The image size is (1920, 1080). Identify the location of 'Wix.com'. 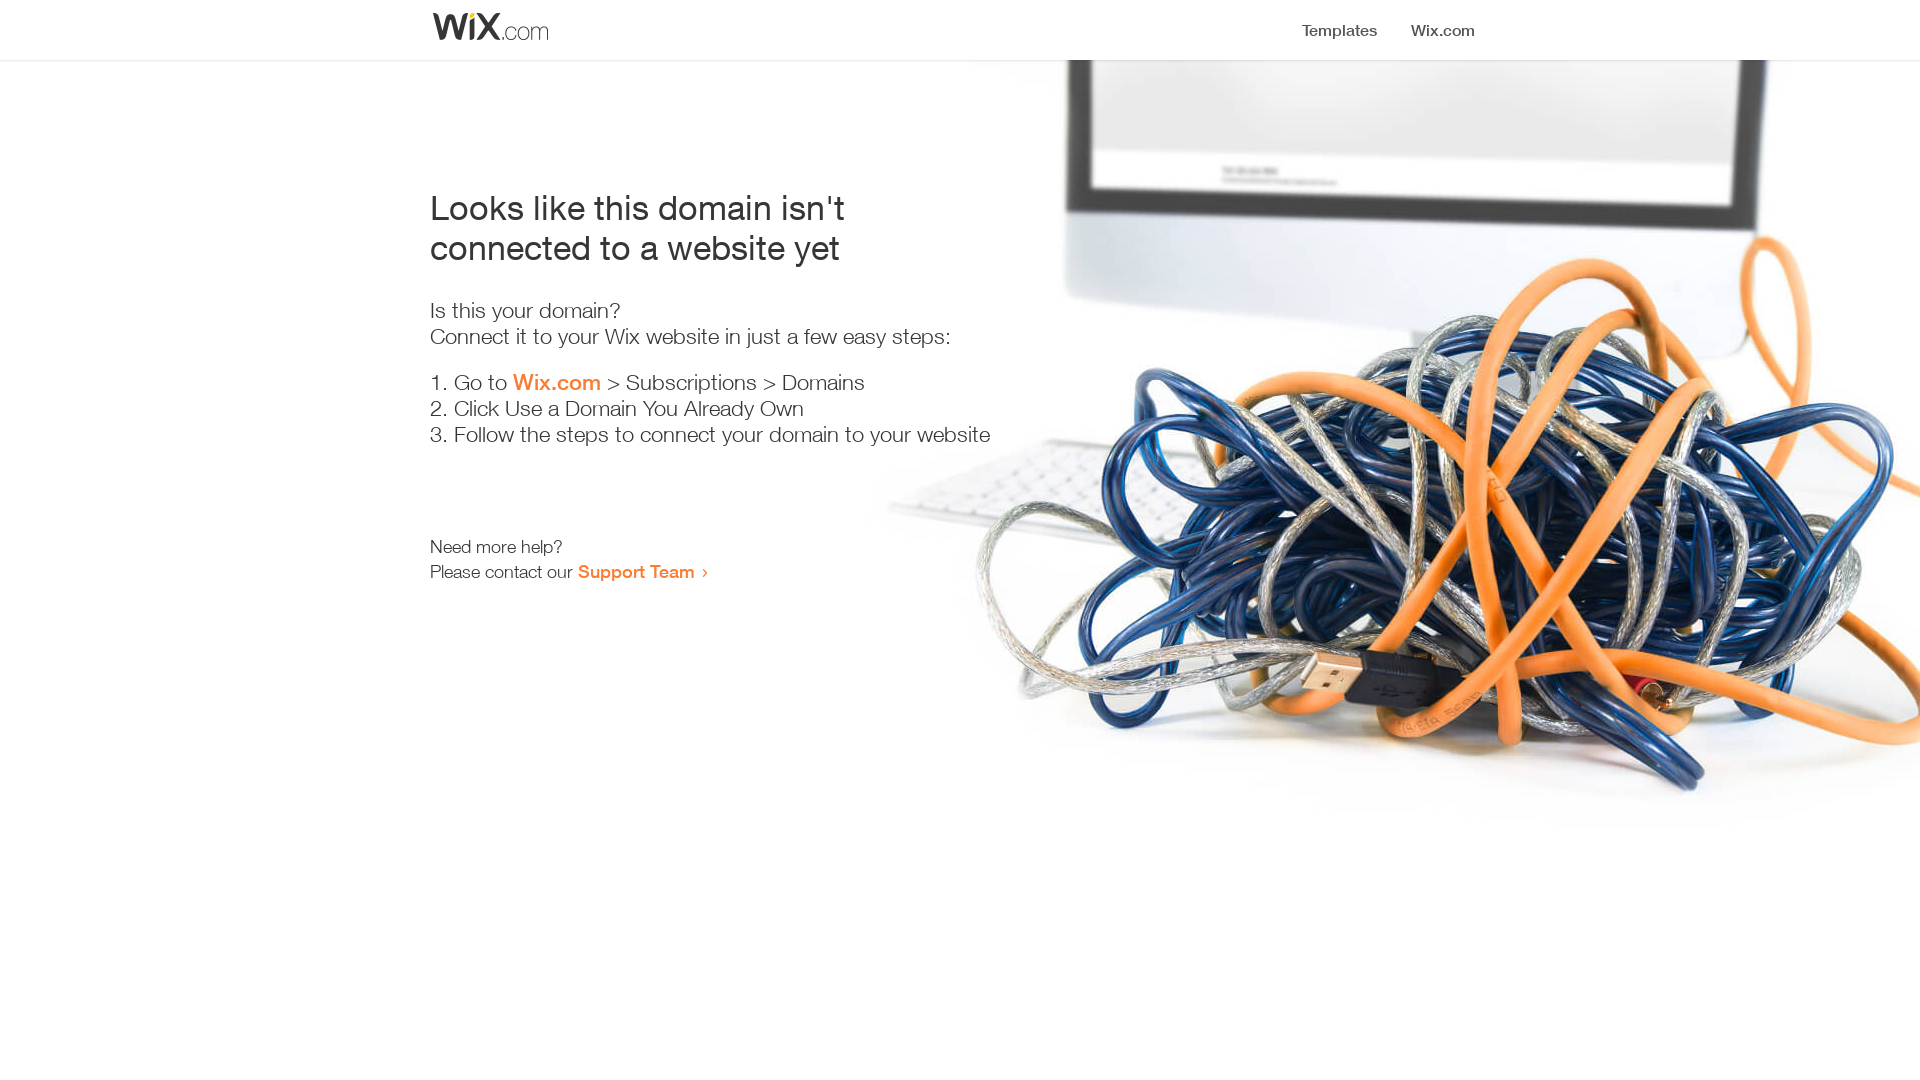
(513, 381).